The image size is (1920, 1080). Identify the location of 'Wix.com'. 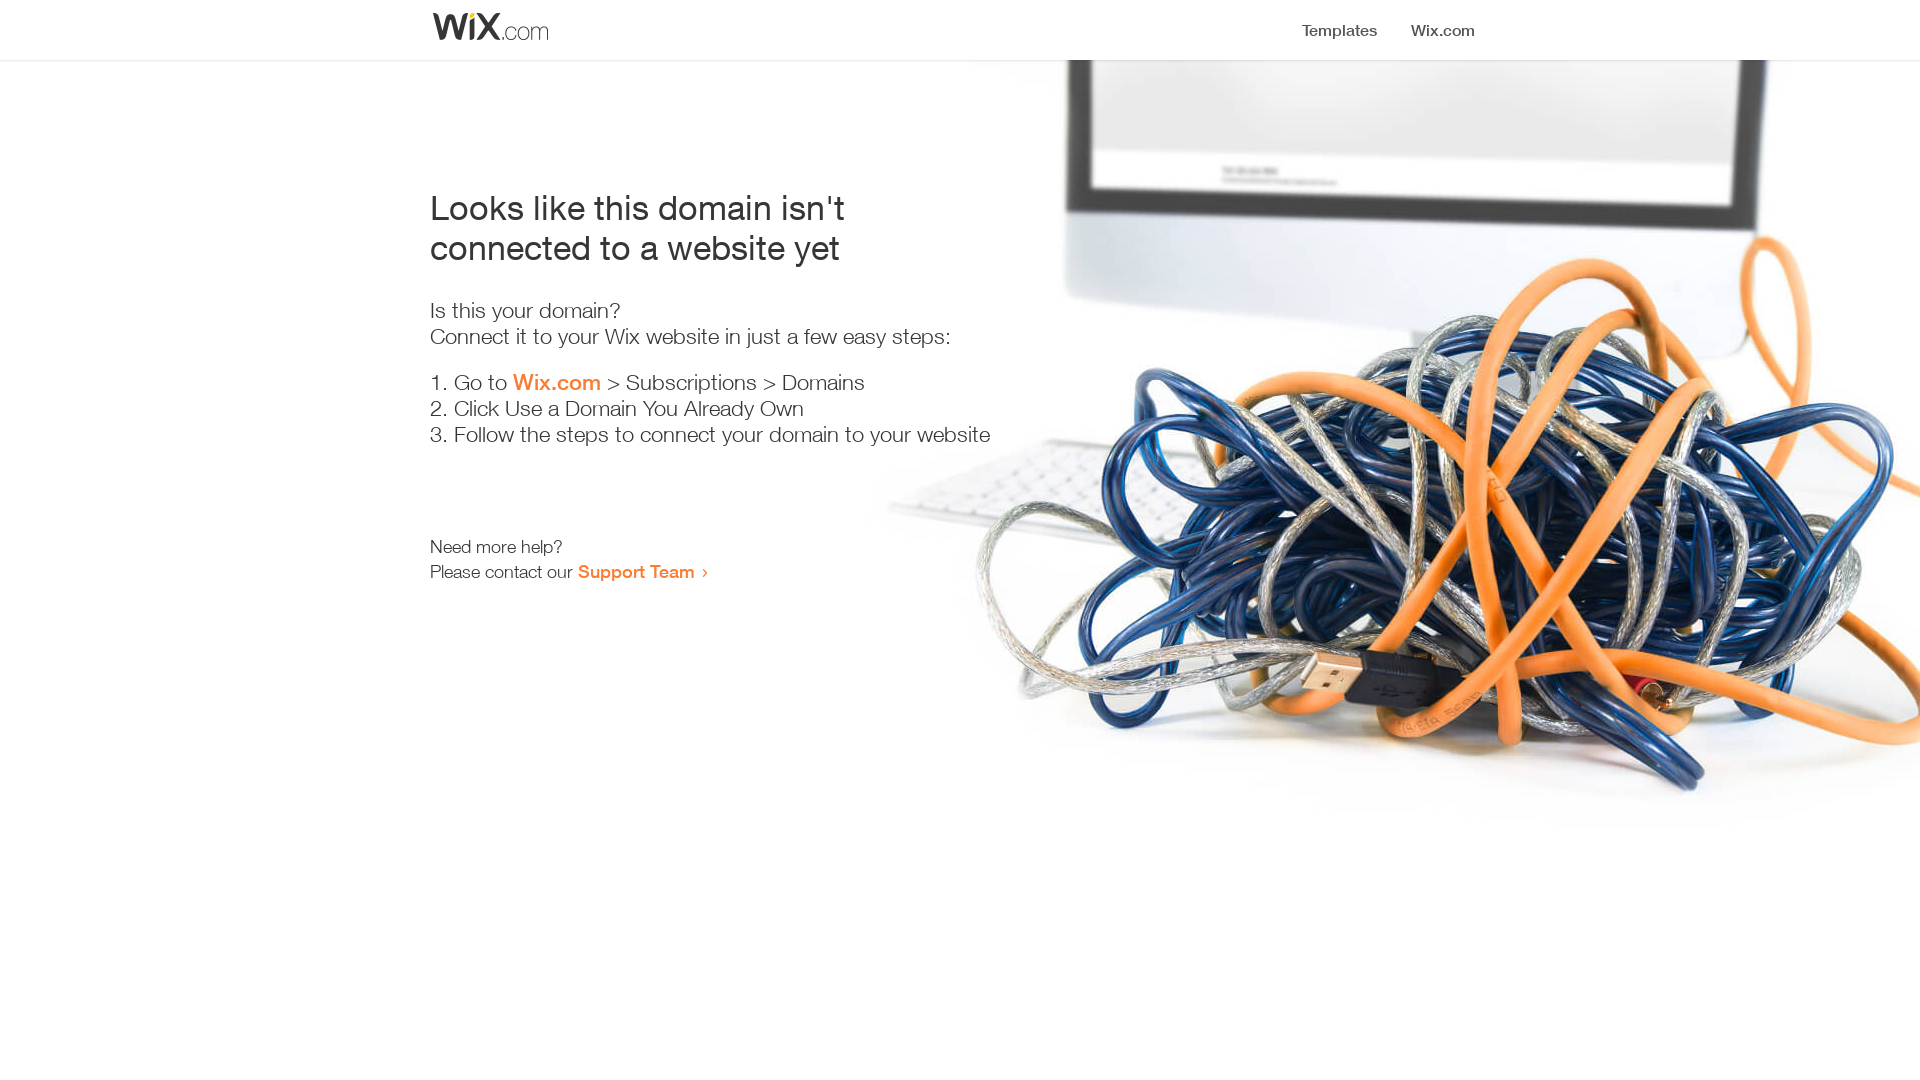
(513, 381).